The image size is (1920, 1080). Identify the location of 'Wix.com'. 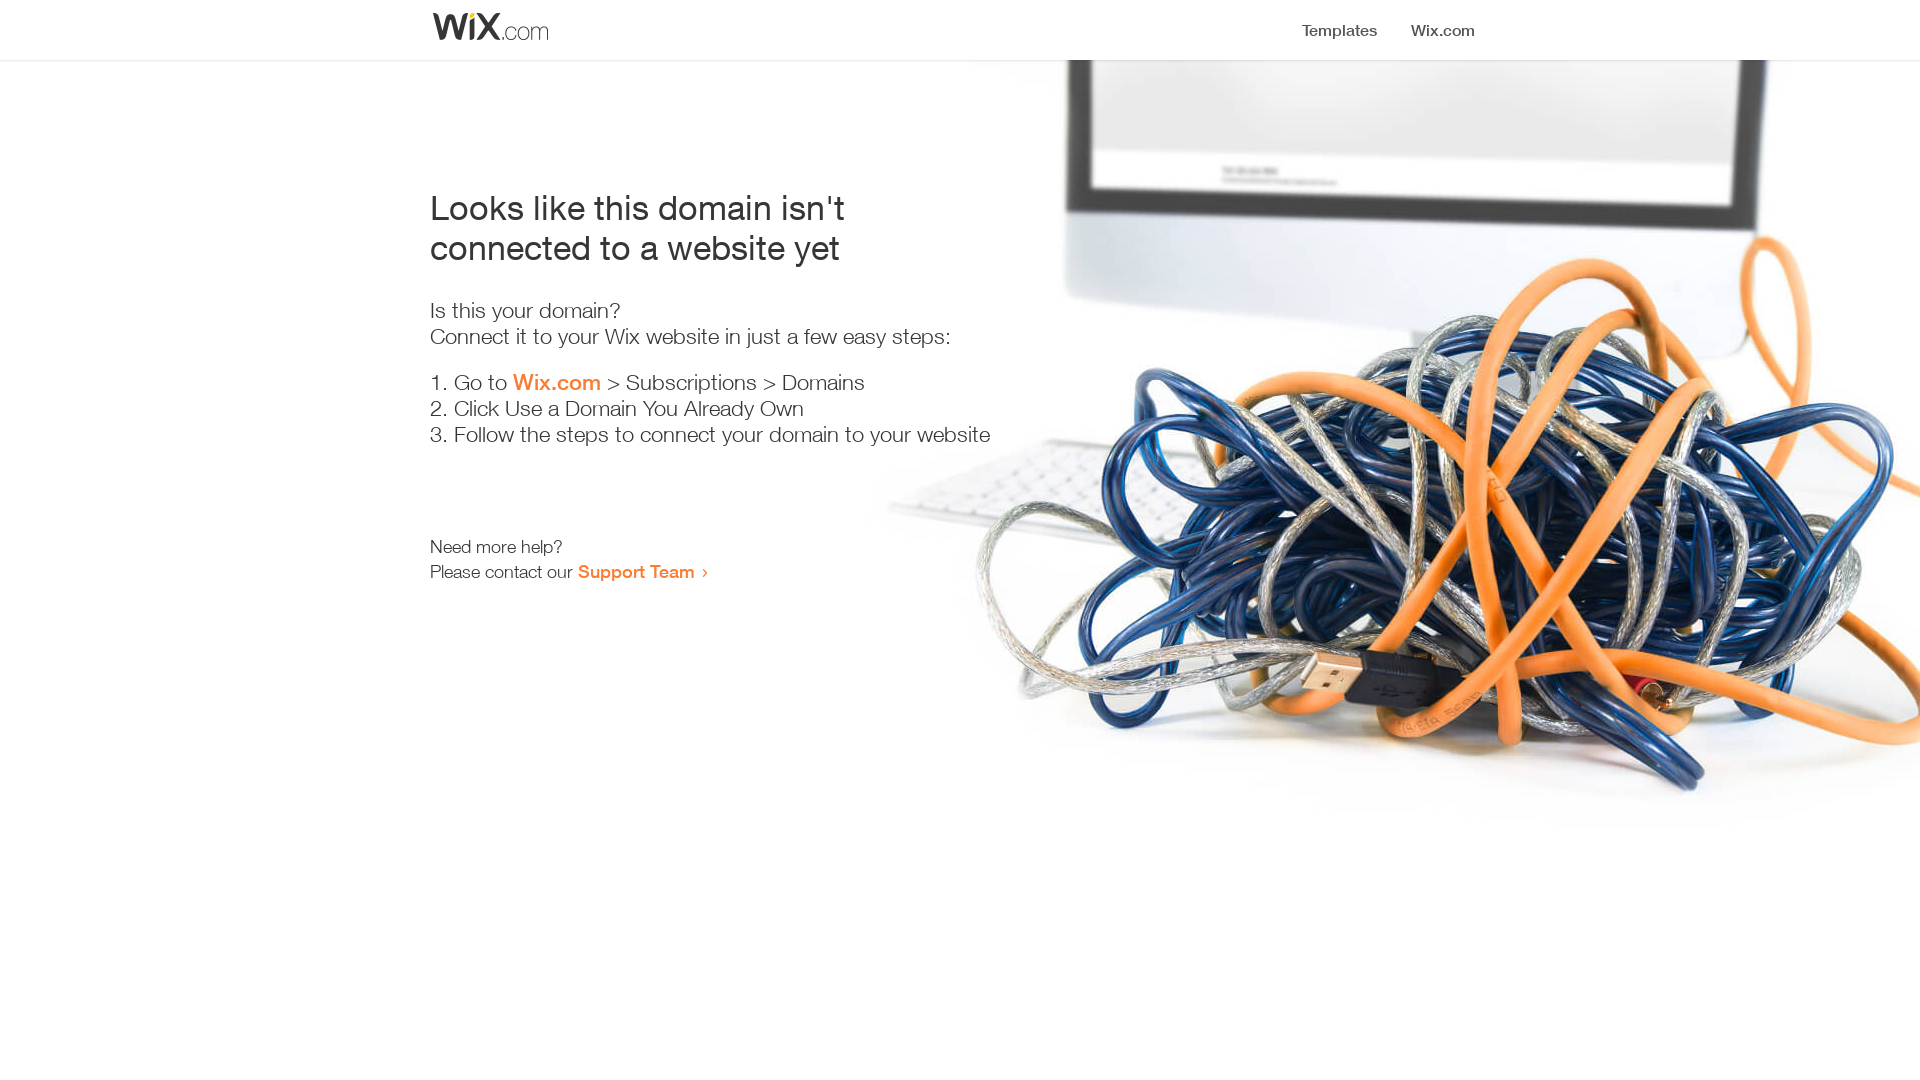
(513, 381).